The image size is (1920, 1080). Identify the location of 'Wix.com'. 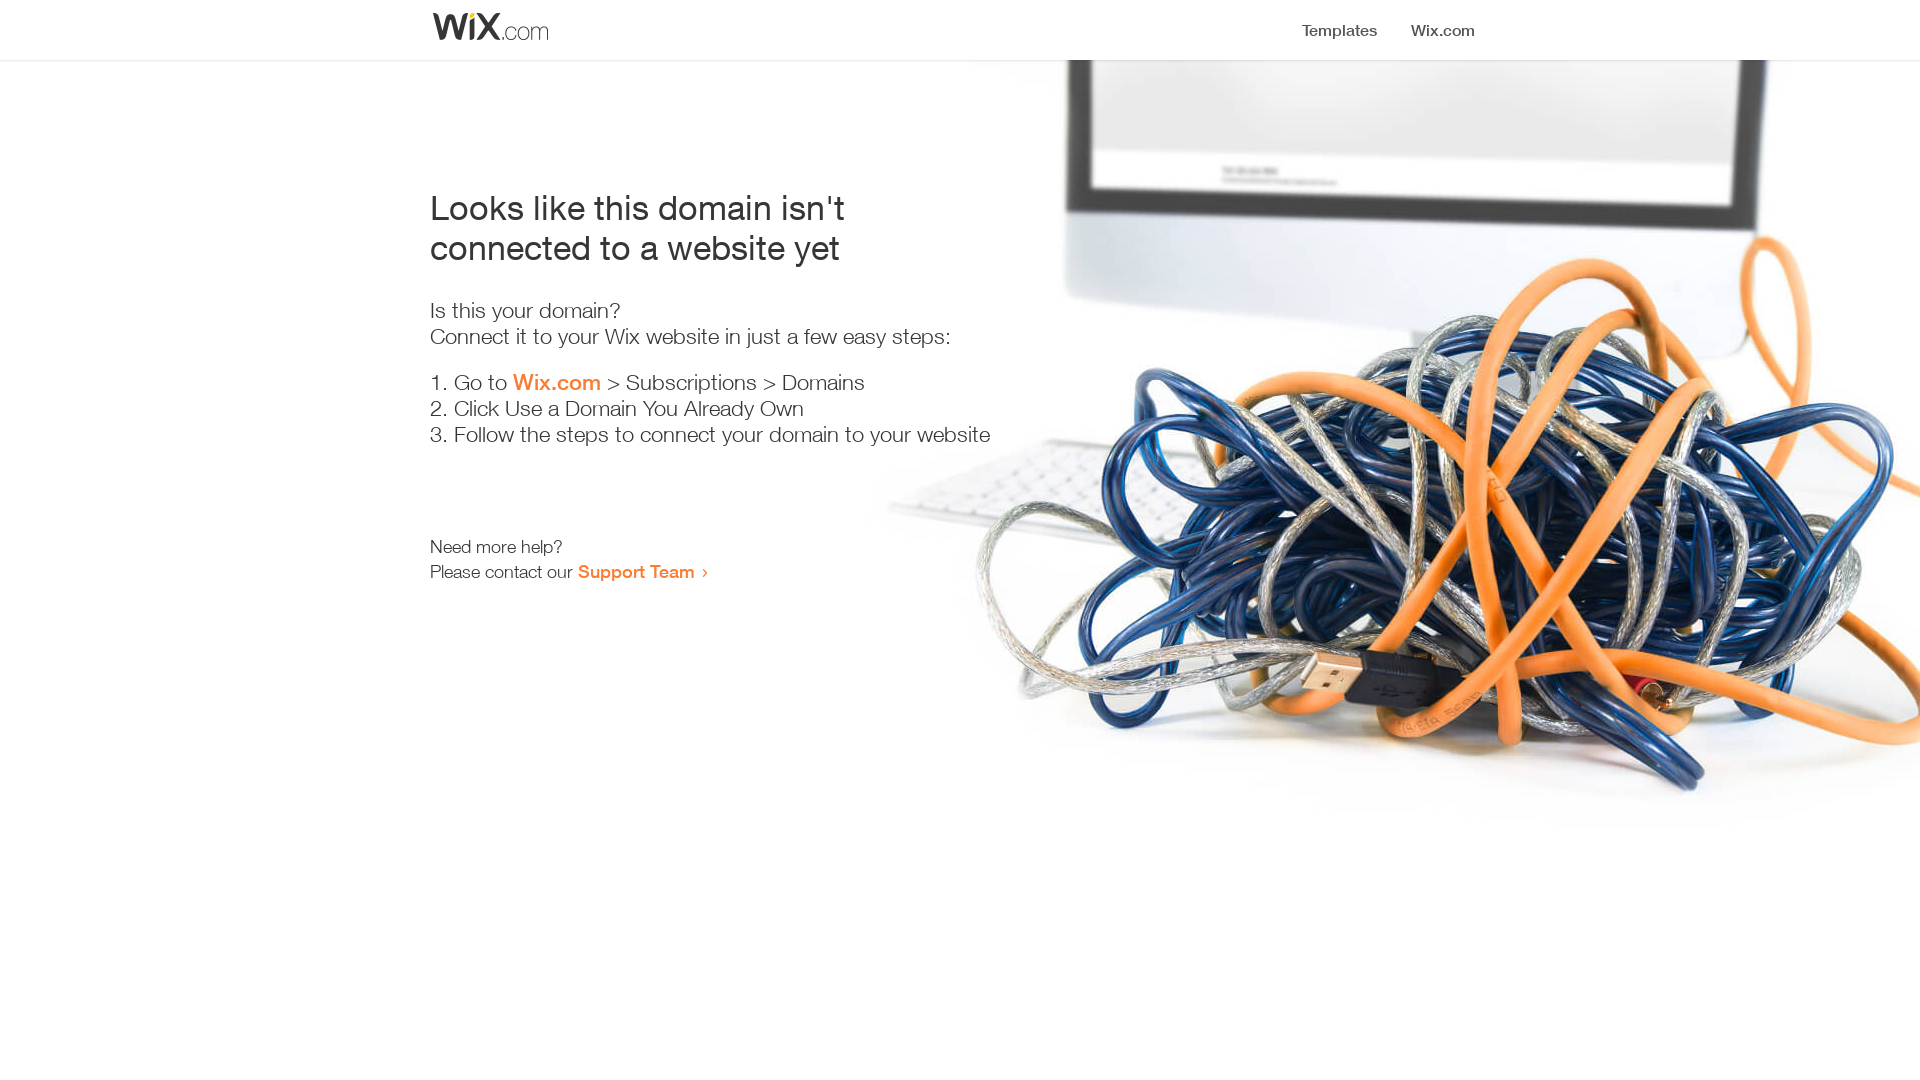
(513, 381).